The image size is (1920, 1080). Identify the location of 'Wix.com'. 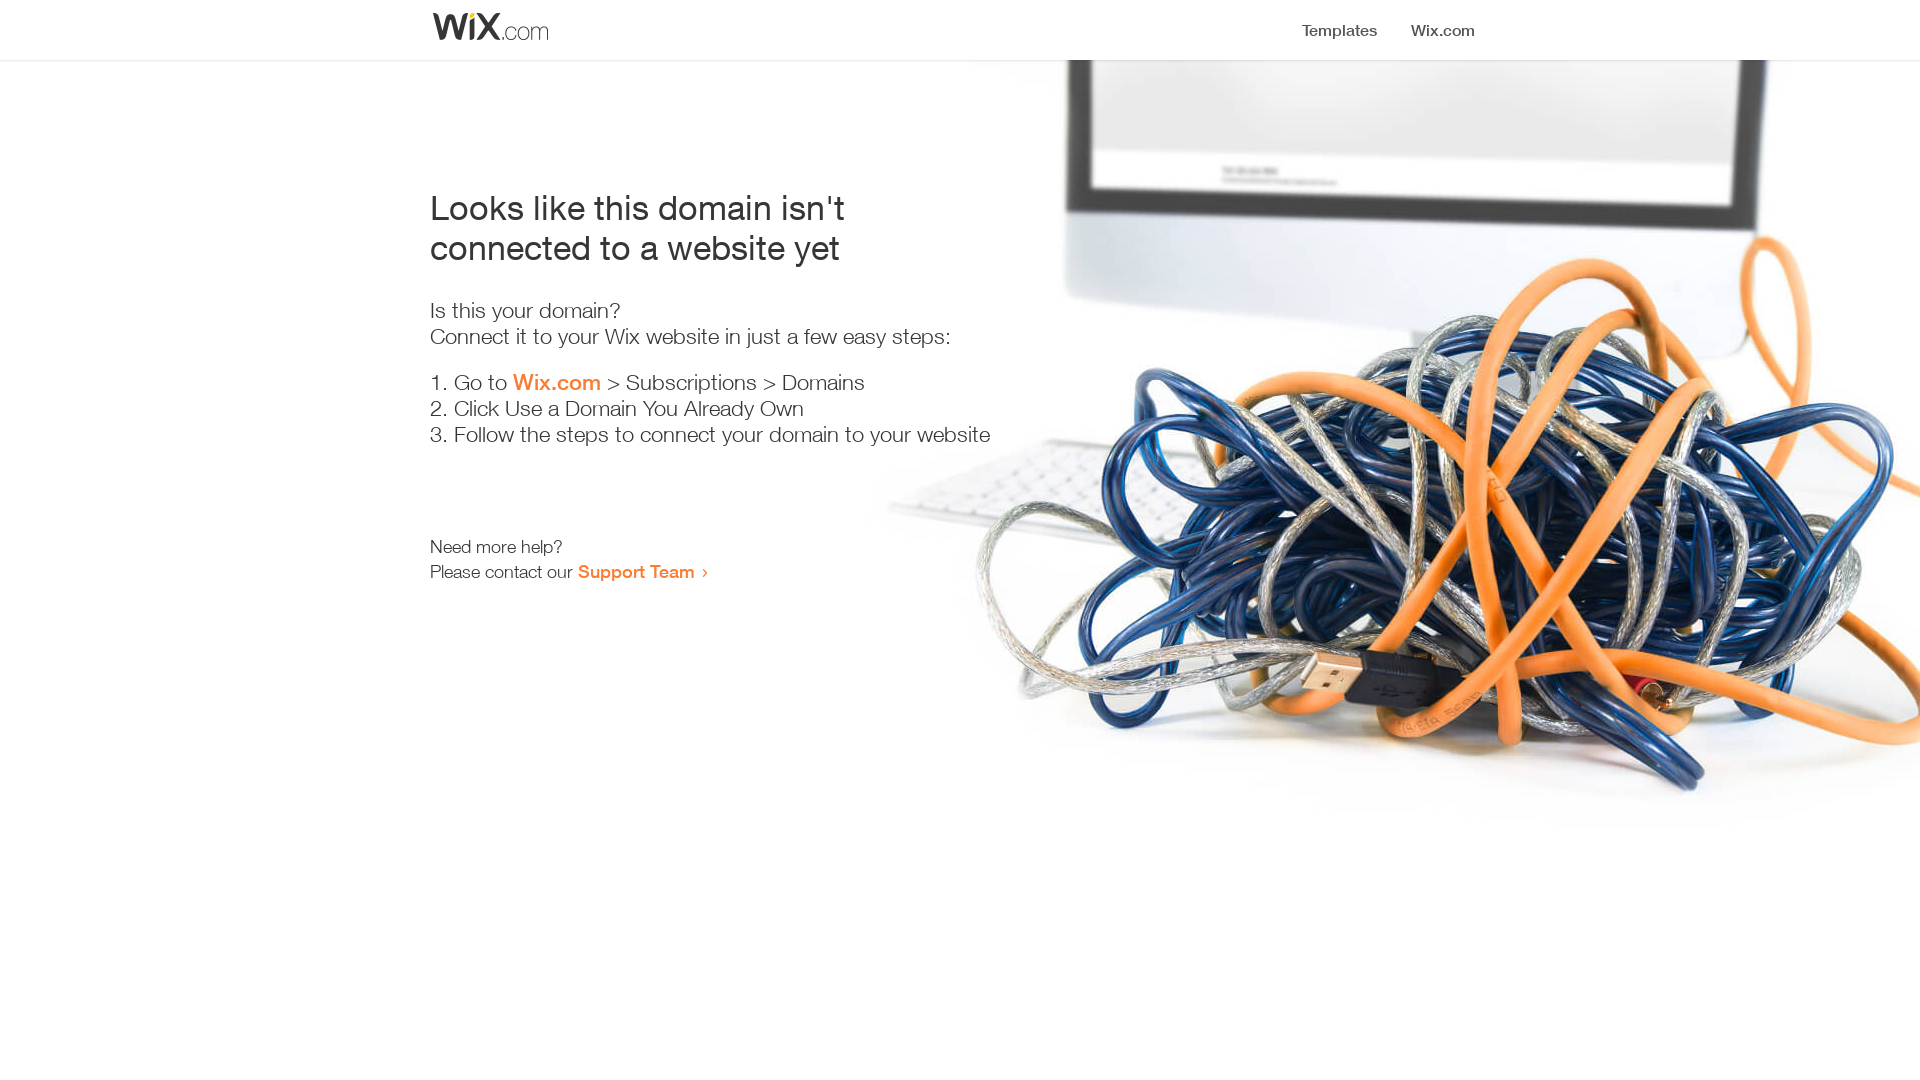
(513, 381).